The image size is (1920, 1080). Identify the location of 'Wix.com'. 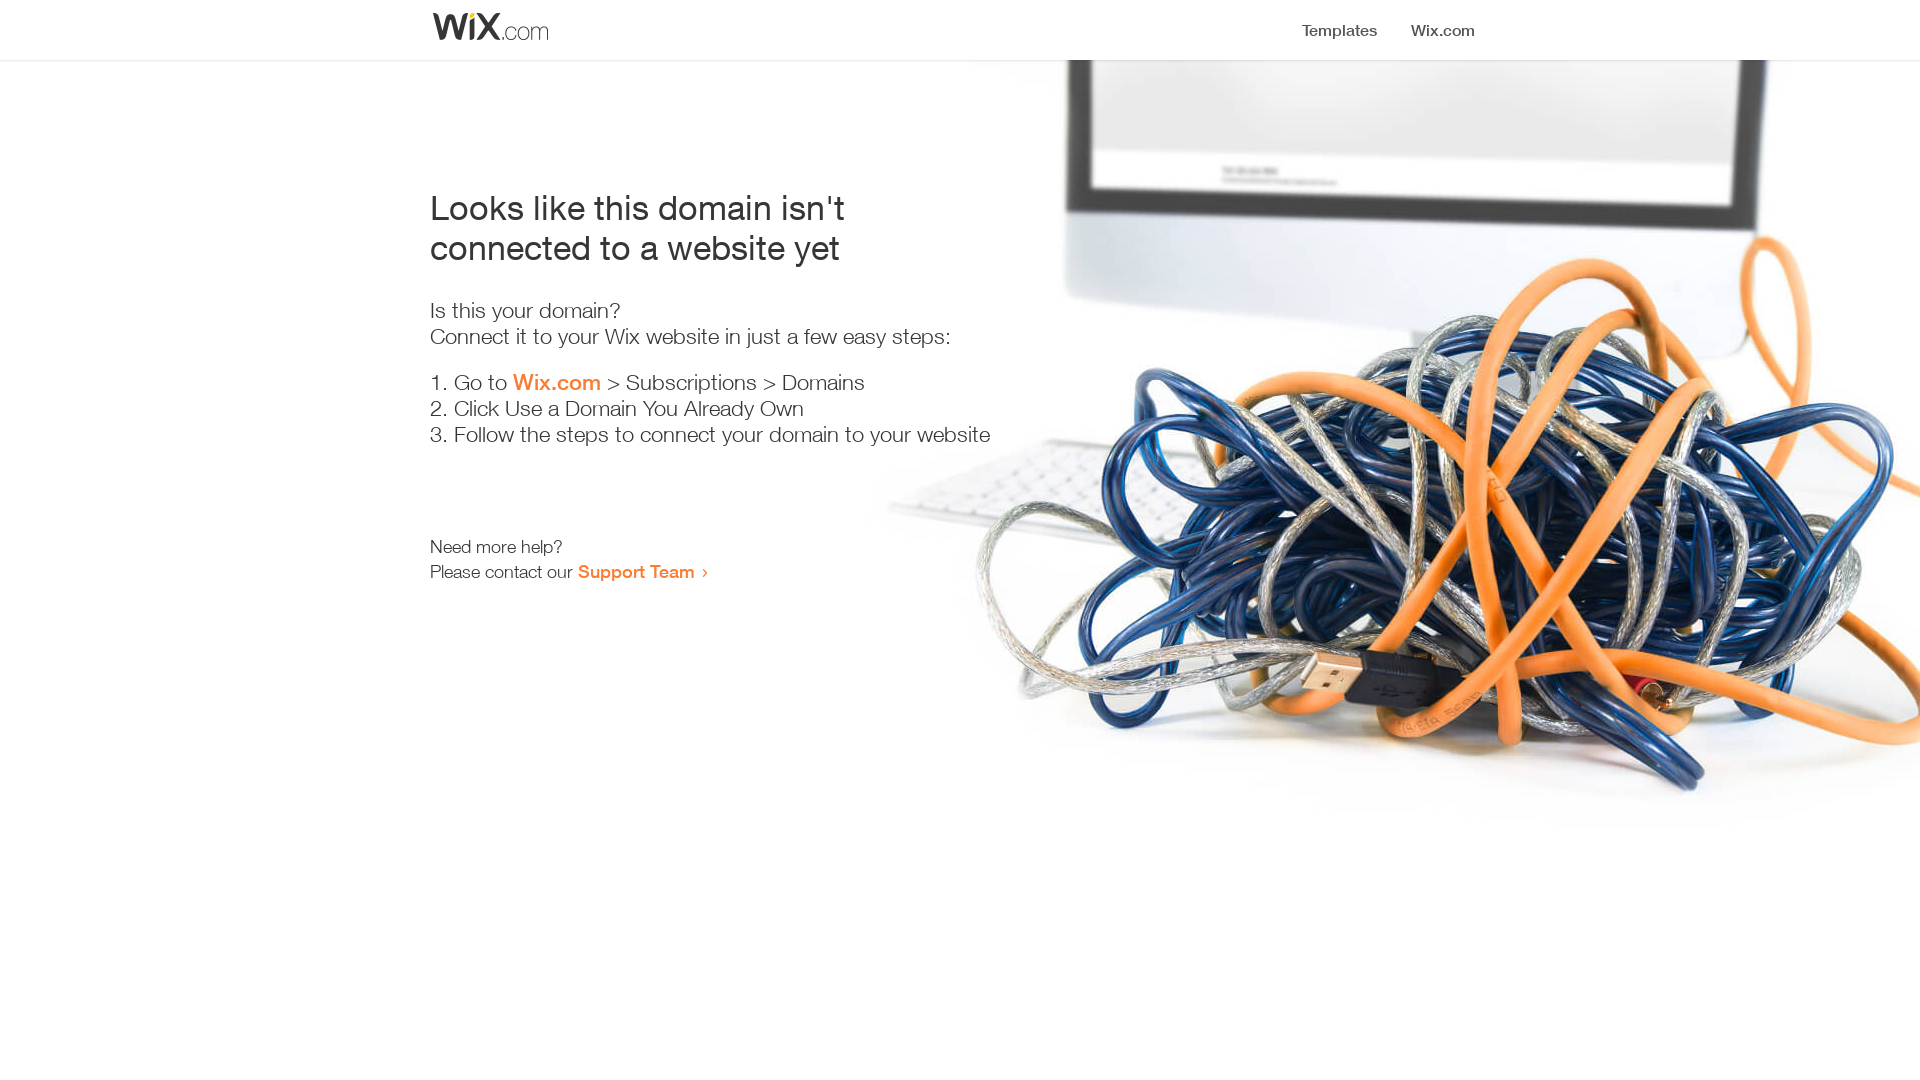
(513, 381).